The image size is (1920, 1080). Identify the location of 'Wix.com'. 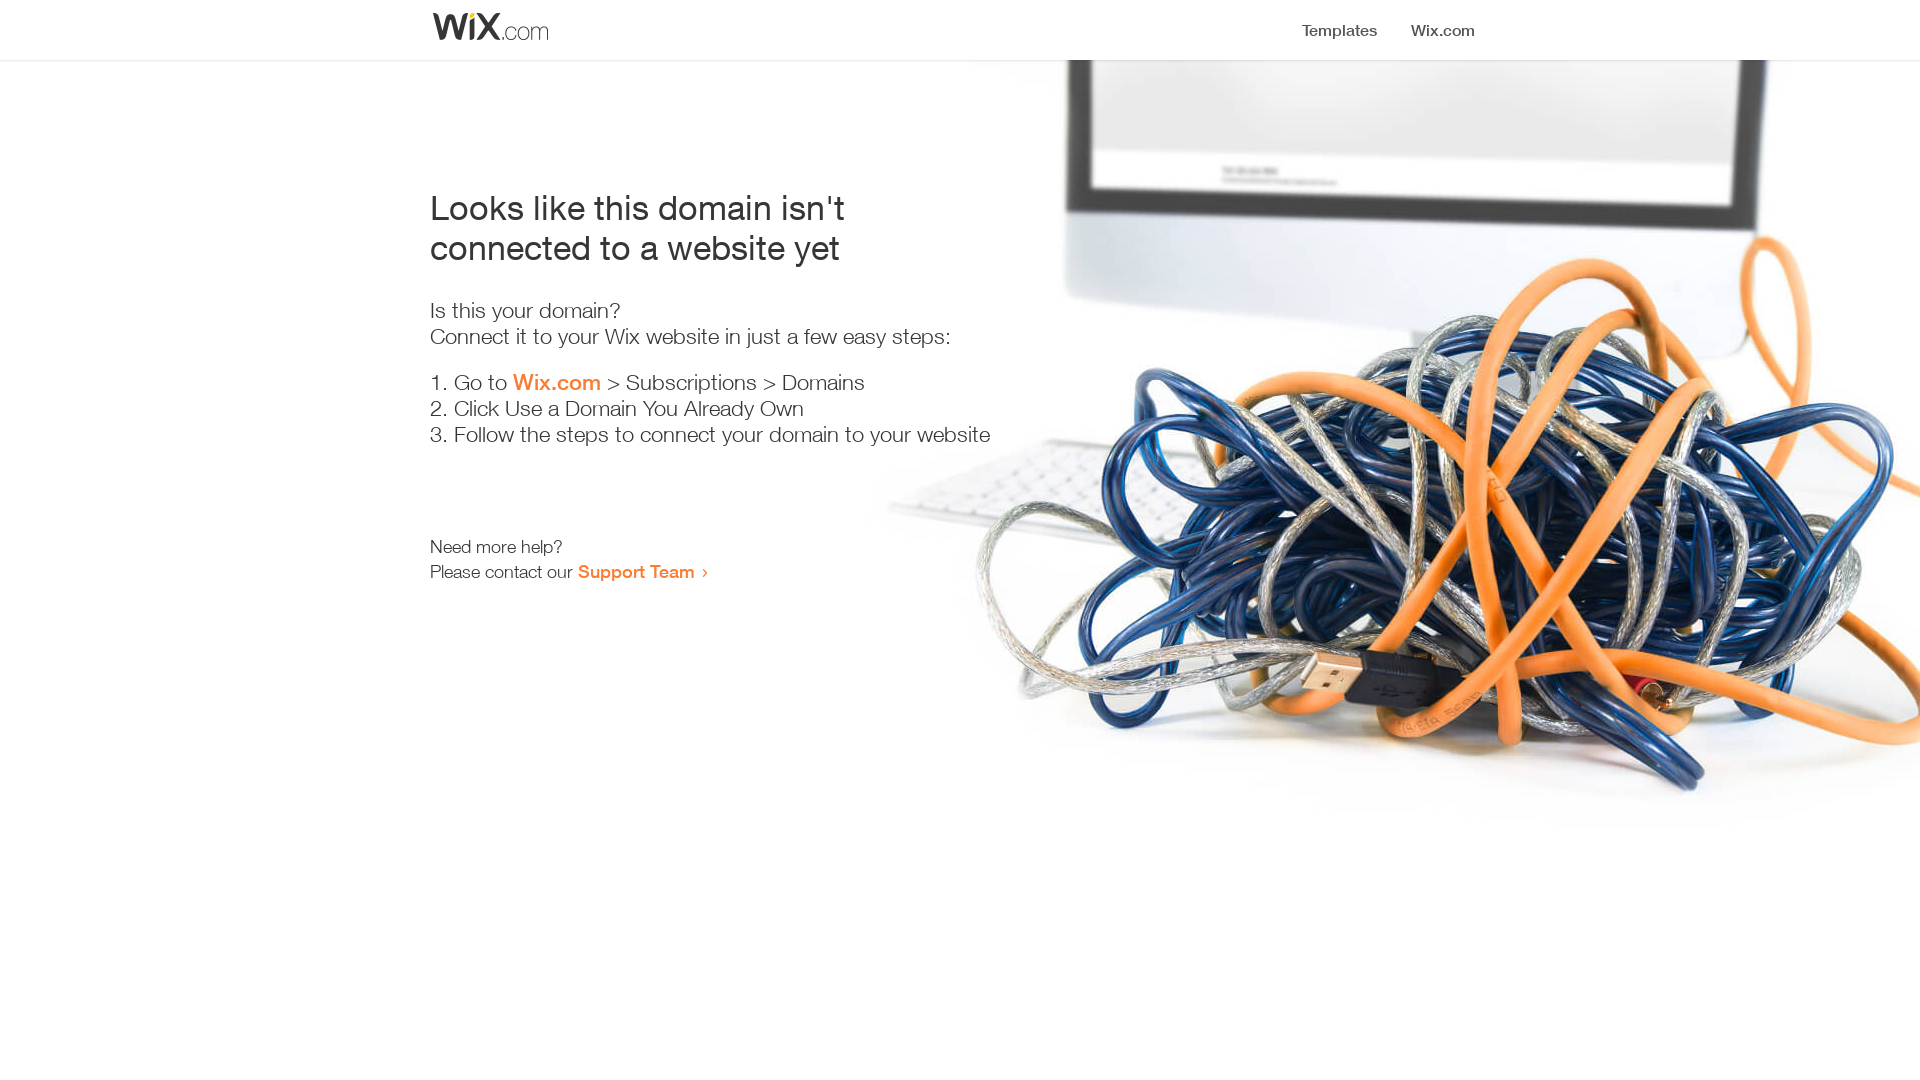
(513, 381).